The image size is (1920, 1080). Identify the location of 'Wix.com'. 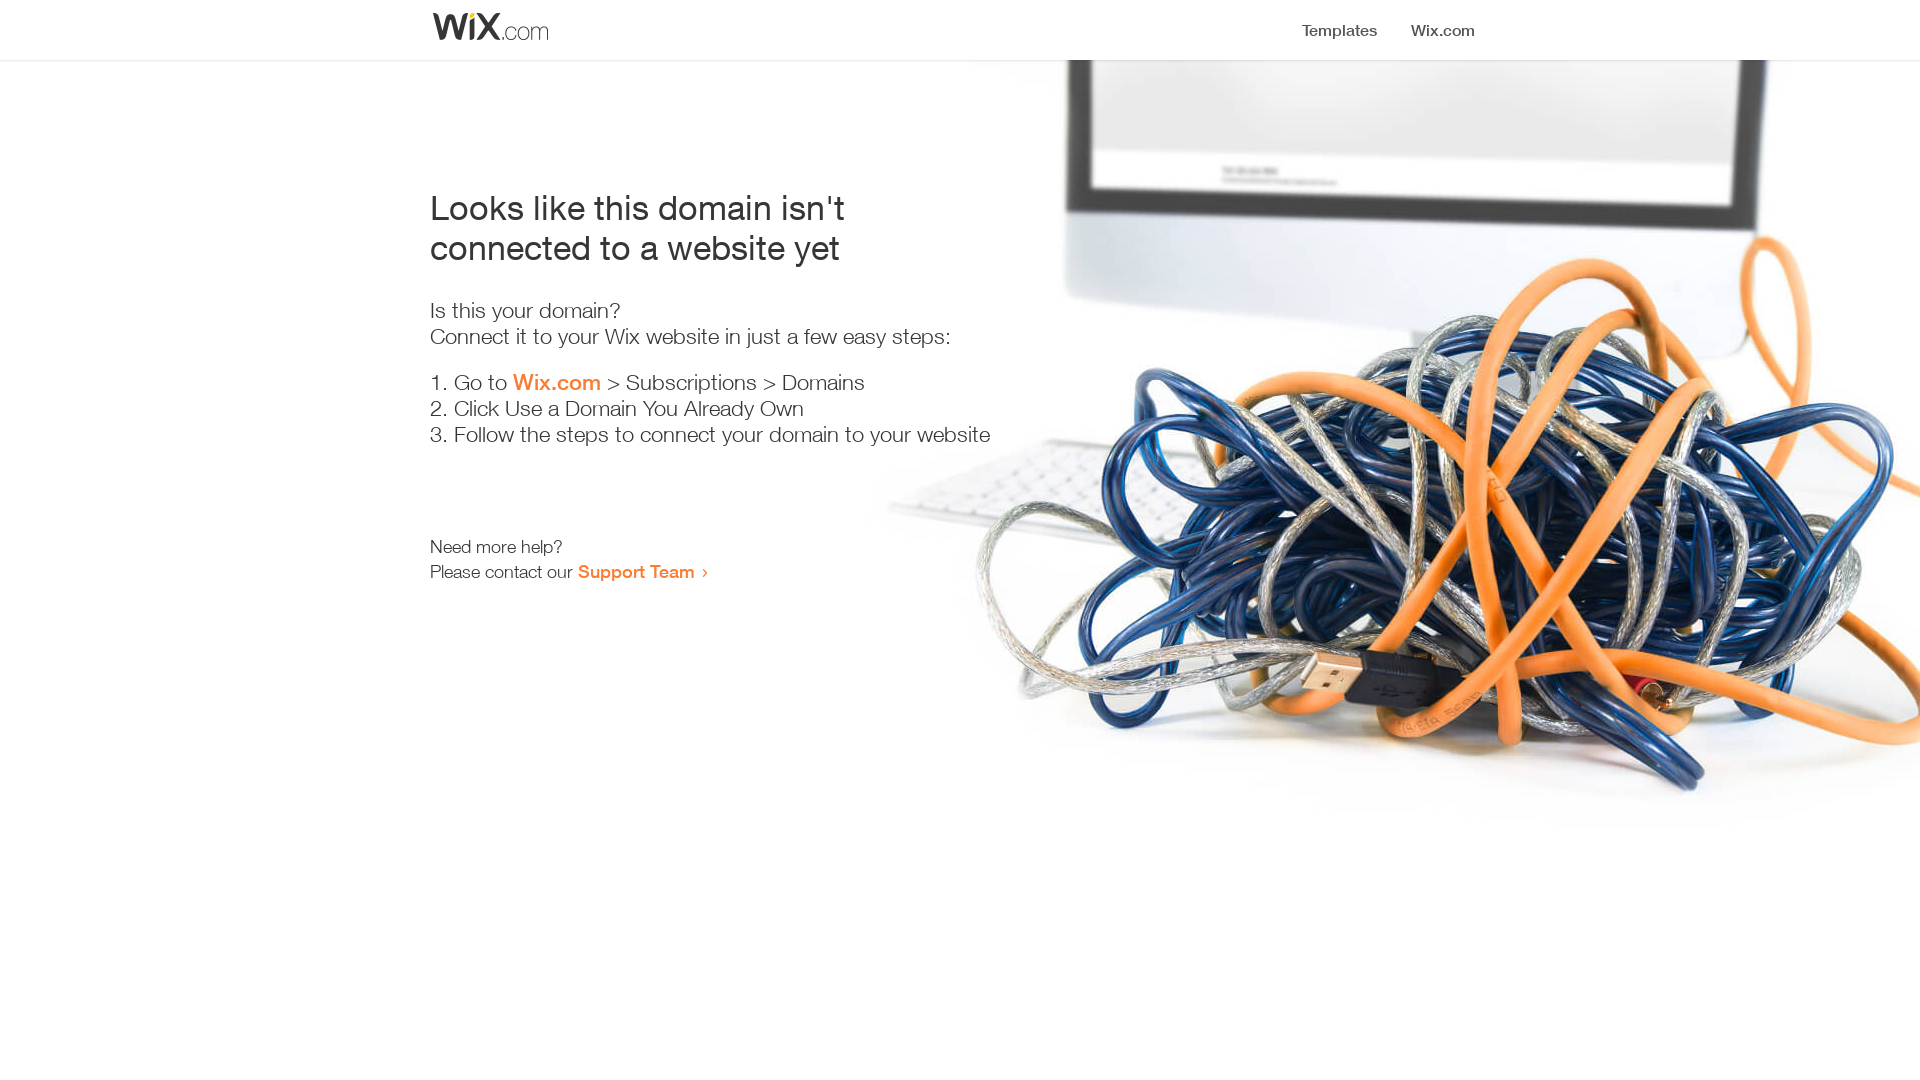
(513, 381).